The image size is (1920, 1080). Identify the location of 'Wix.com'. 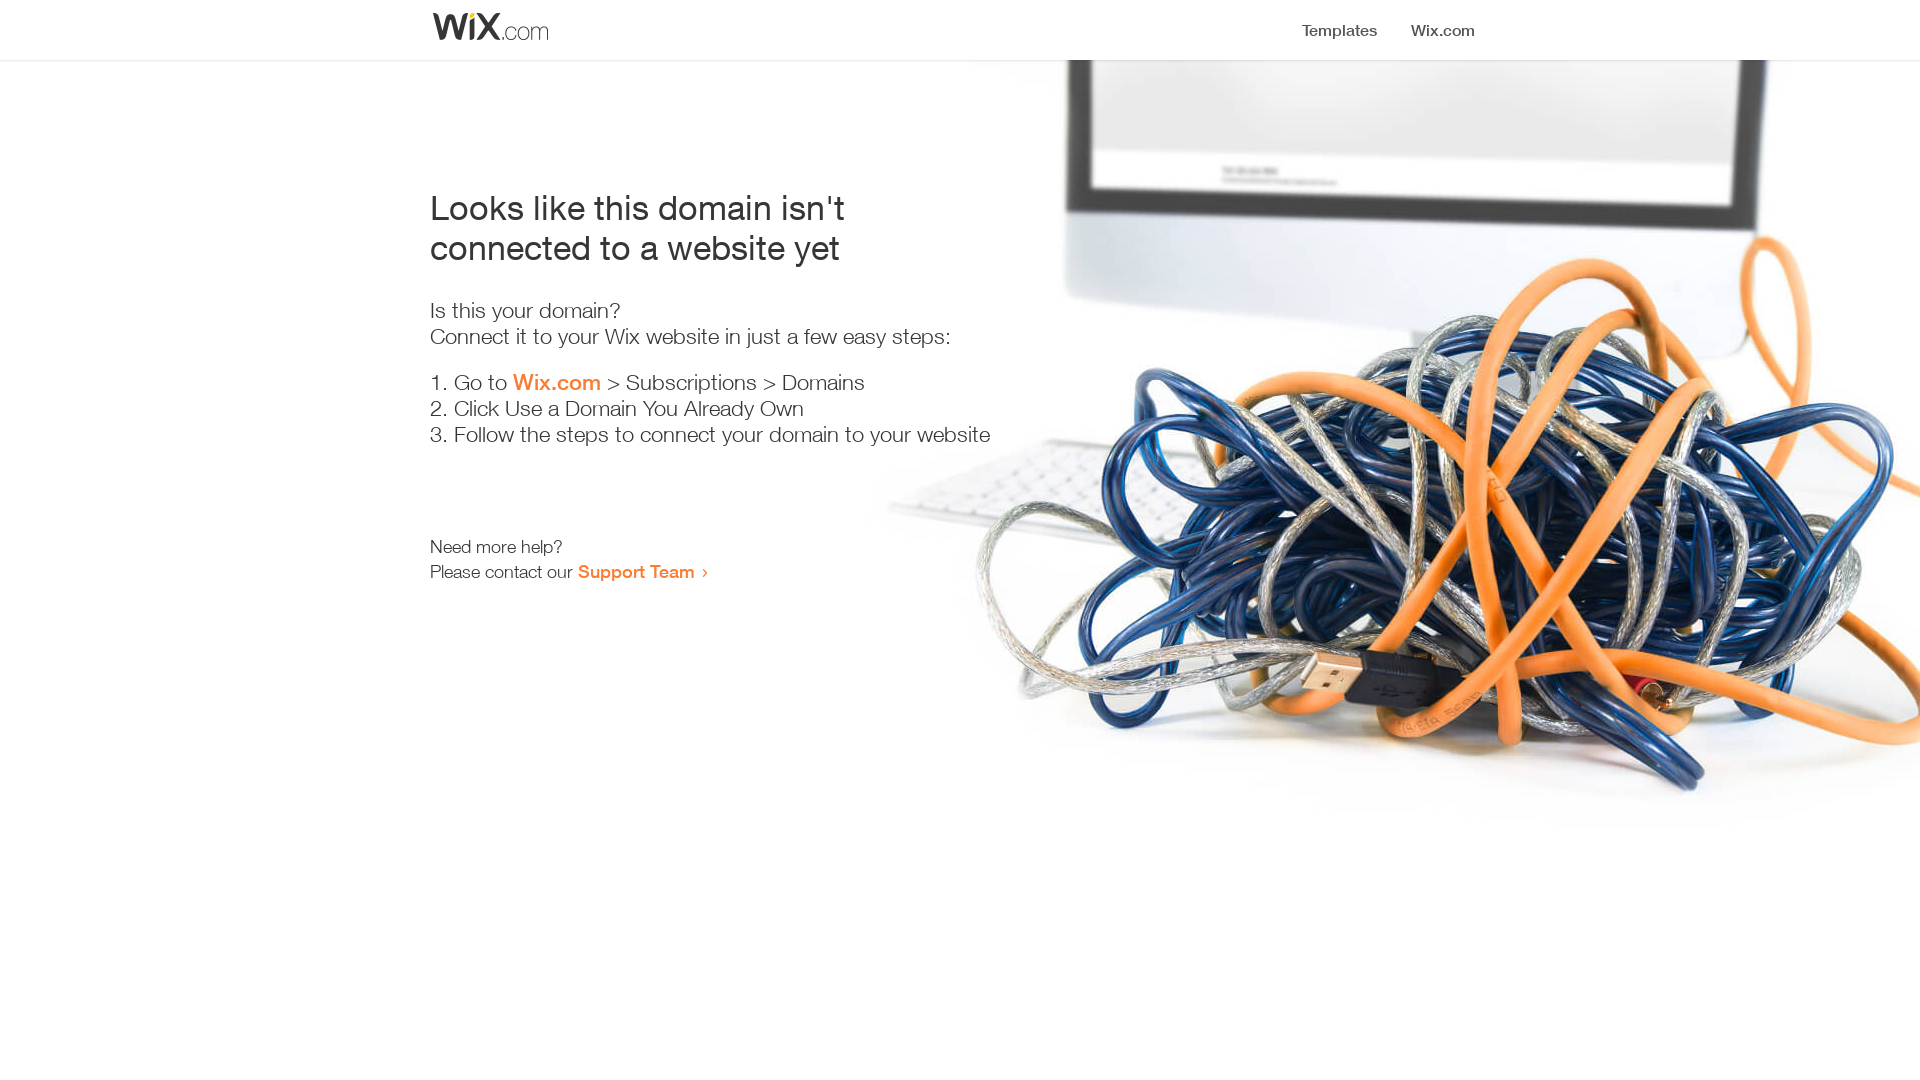
(513, 381).